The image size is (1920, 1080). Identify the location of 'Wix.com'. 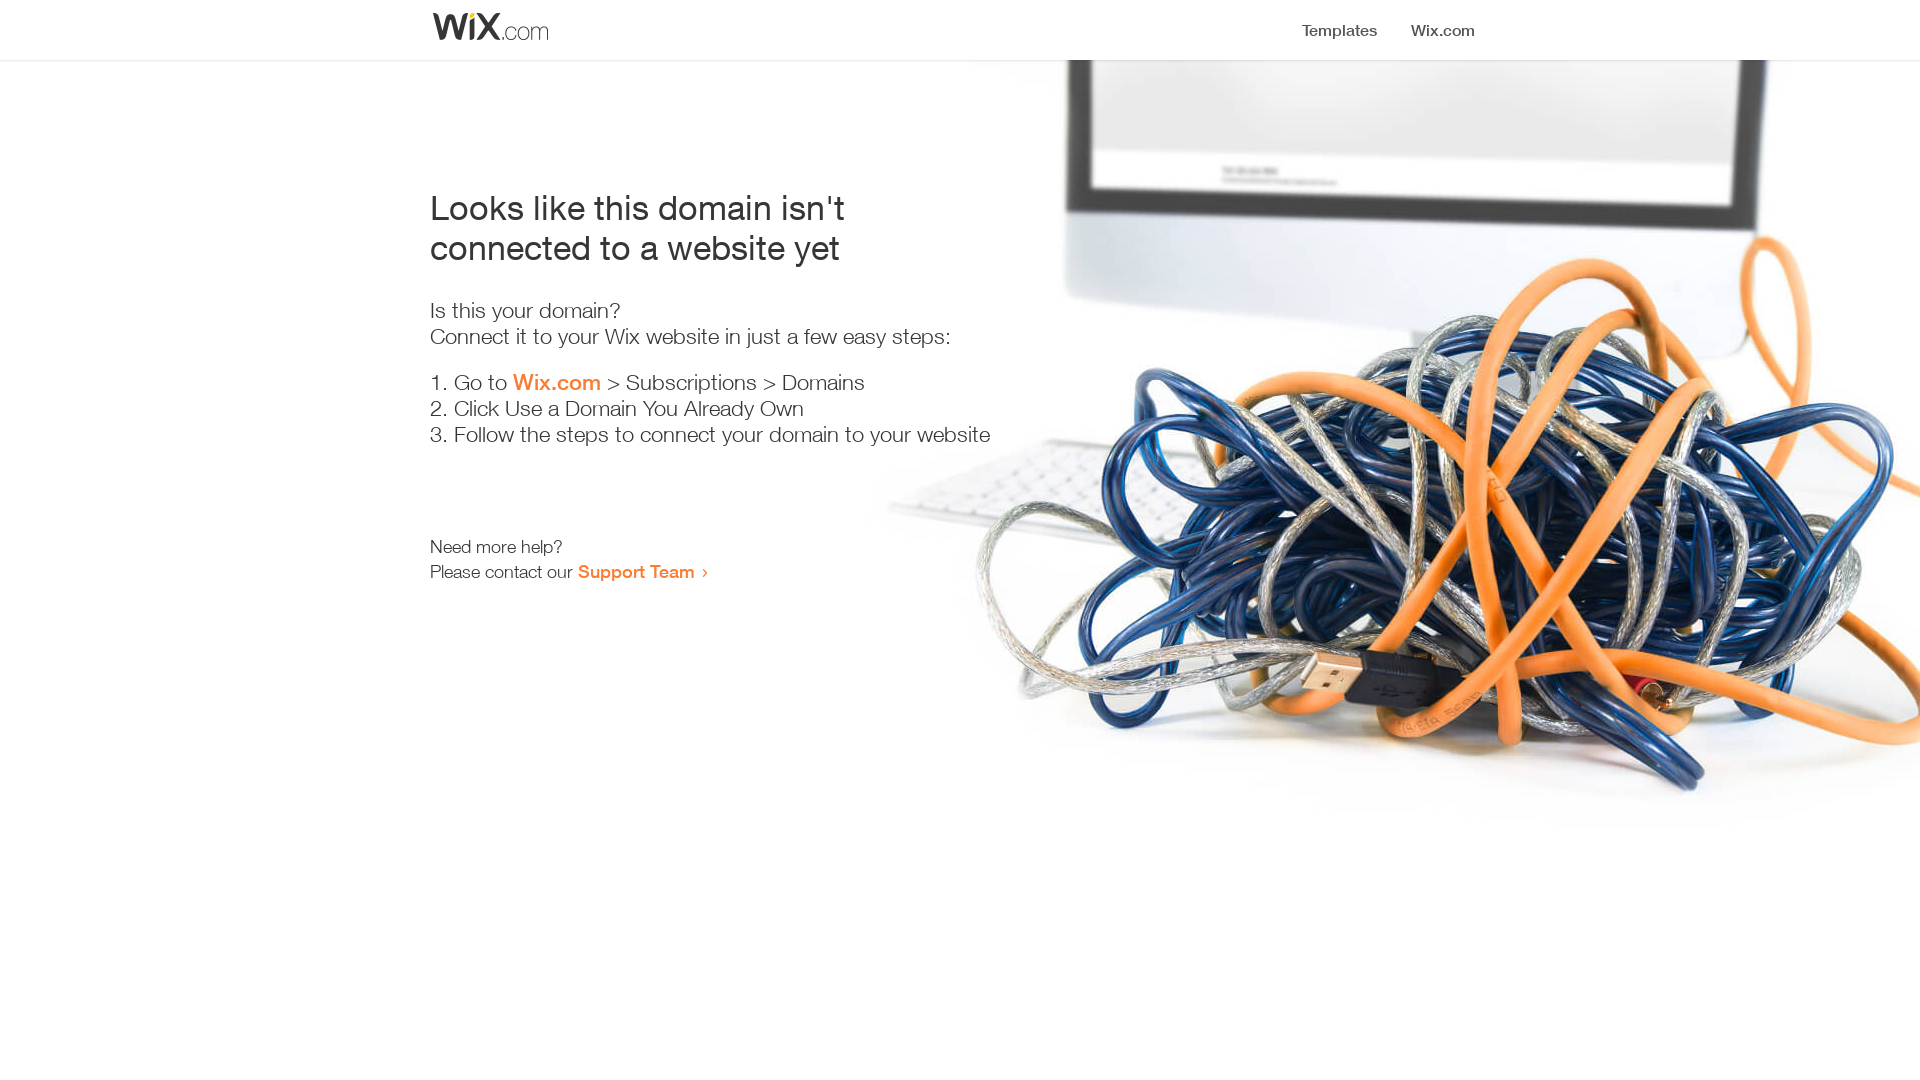
(513, 381).